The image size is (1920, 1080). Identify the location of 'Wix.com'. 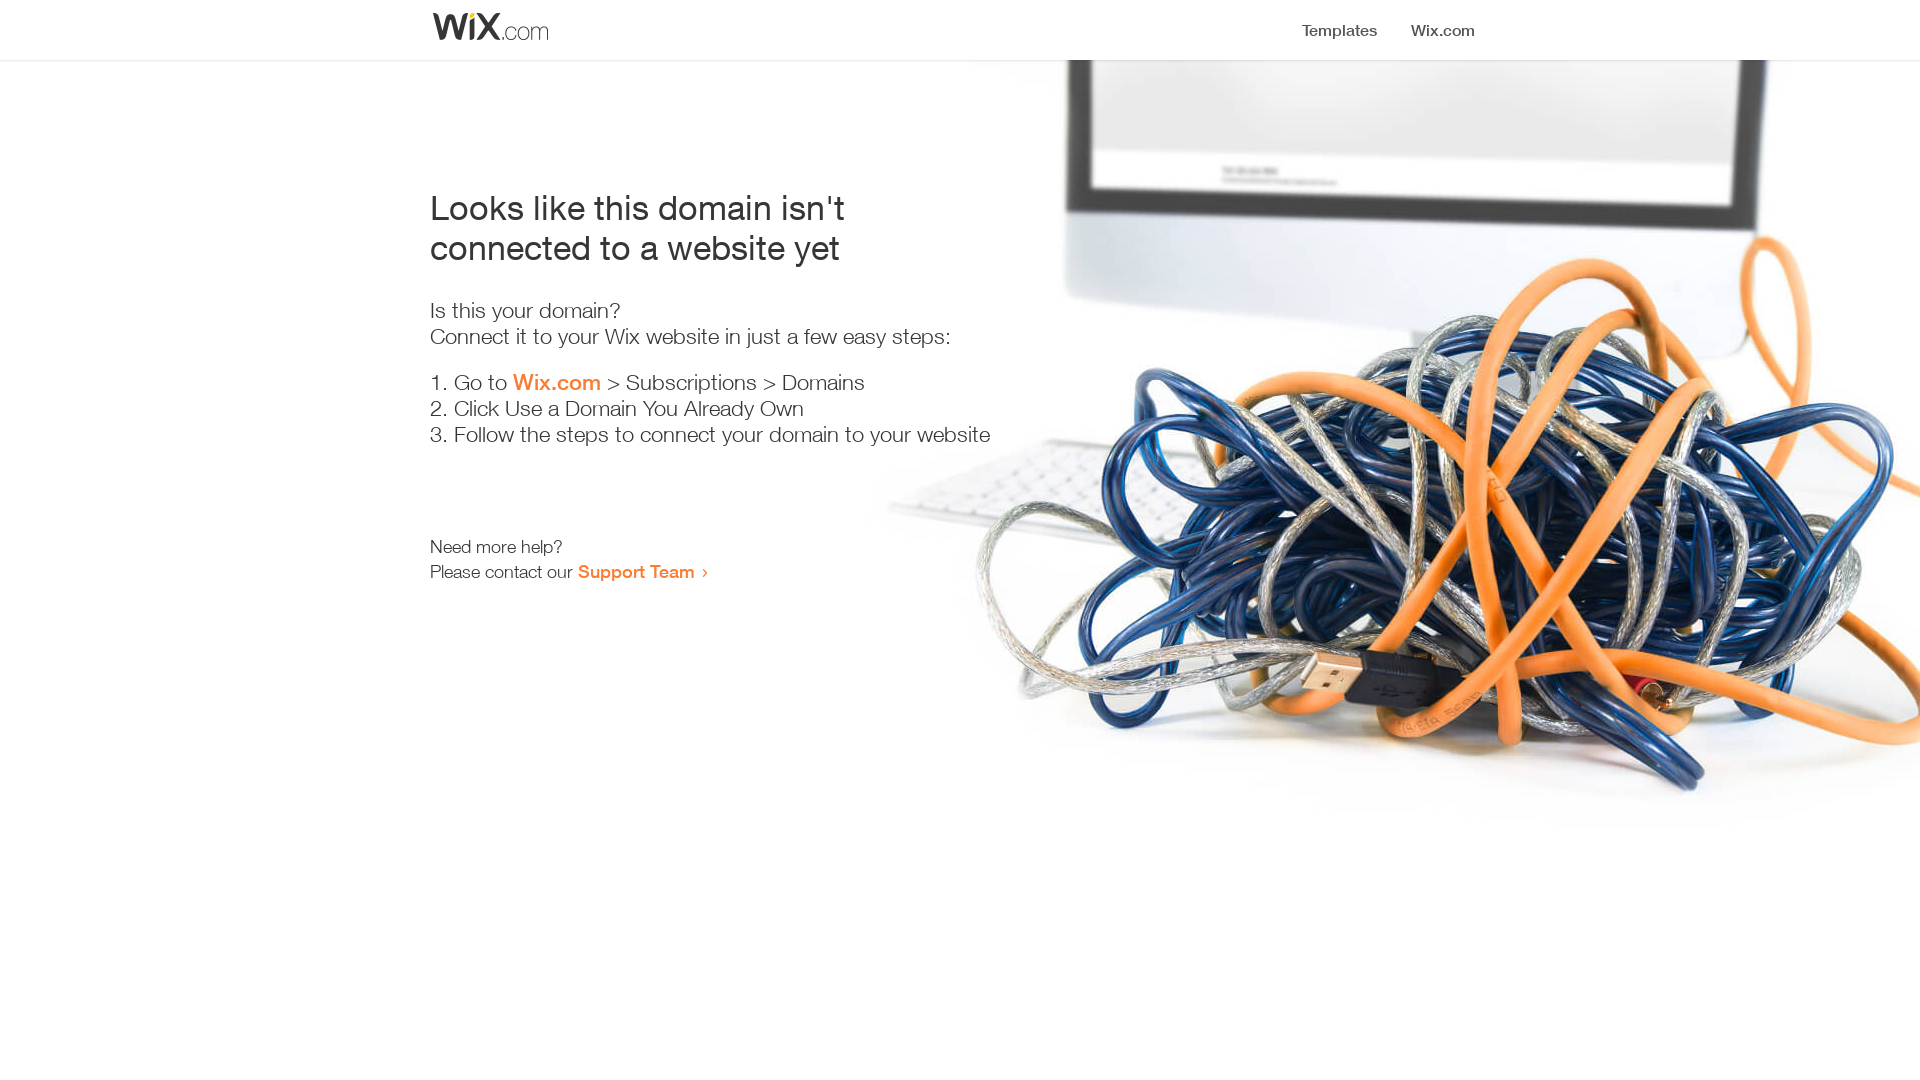
(513, 381).